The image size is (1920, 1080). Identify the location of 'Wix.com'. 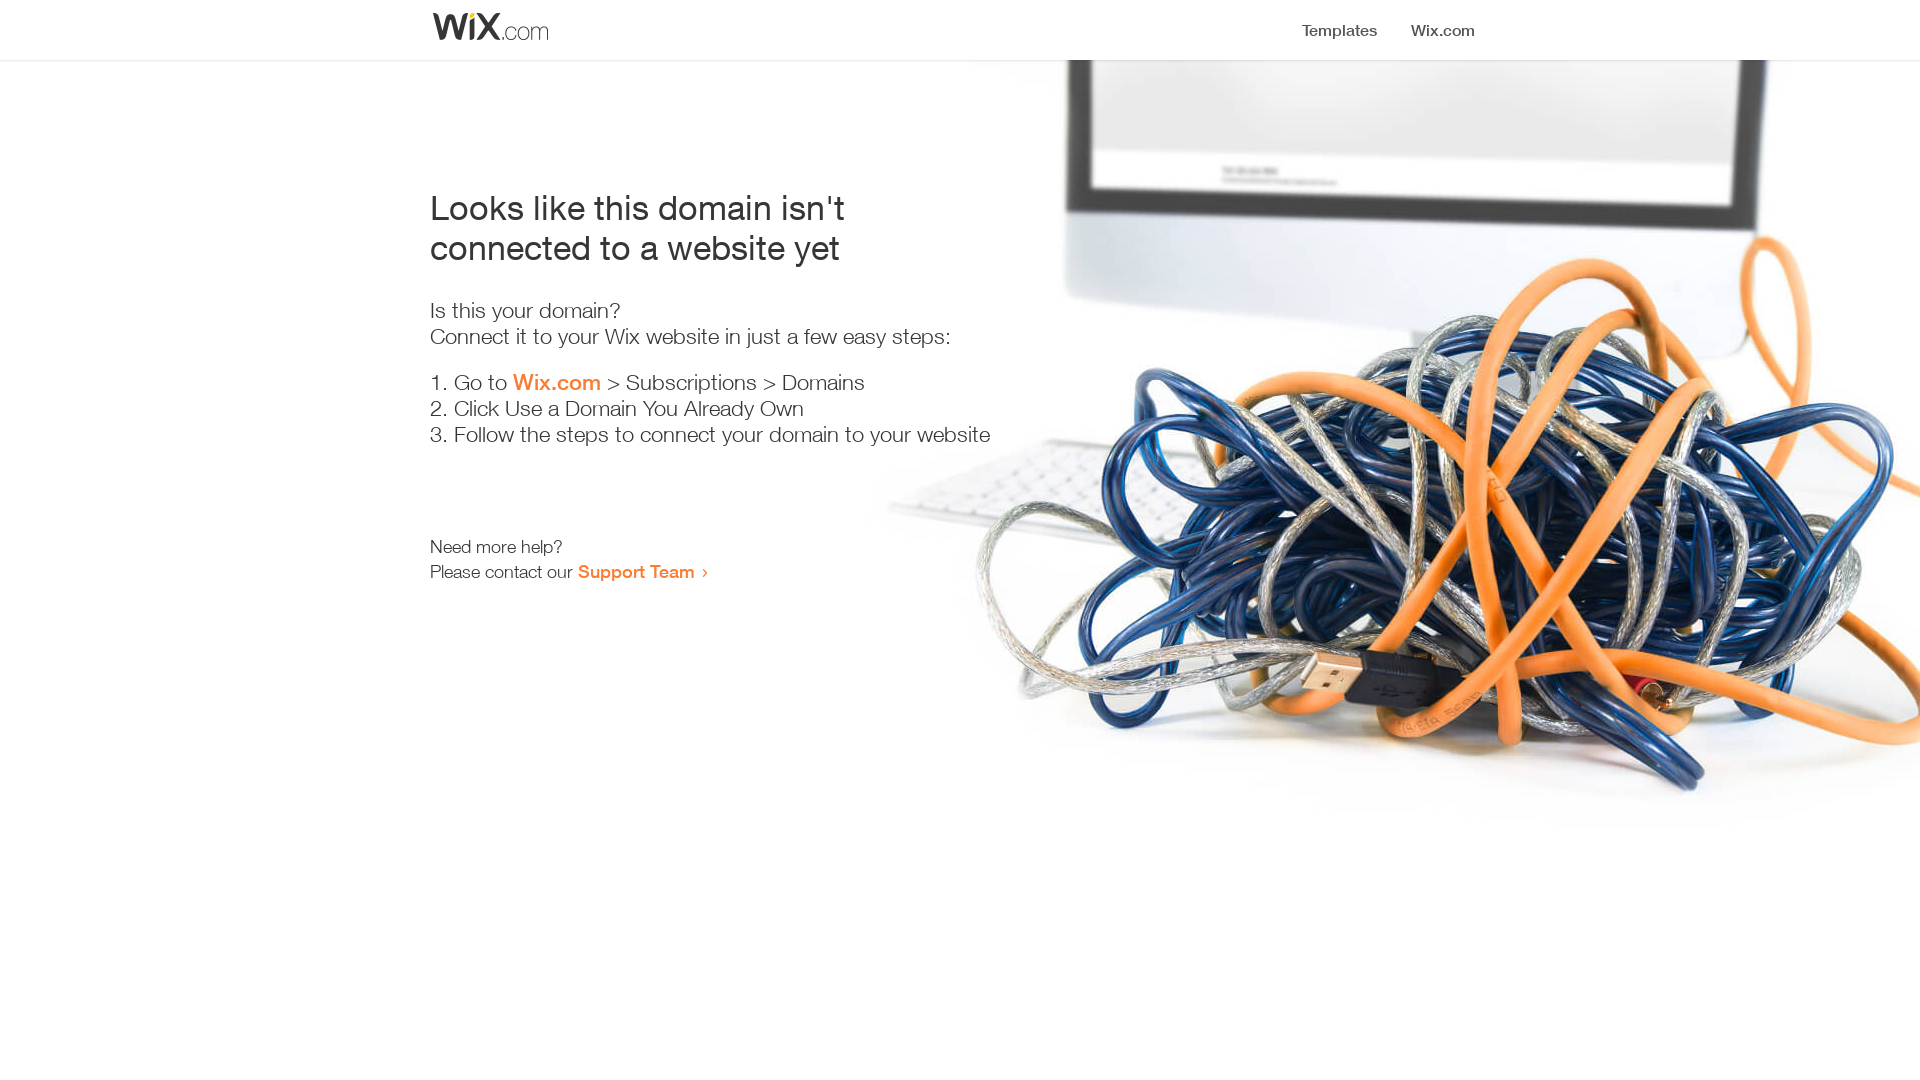
(513, 381).